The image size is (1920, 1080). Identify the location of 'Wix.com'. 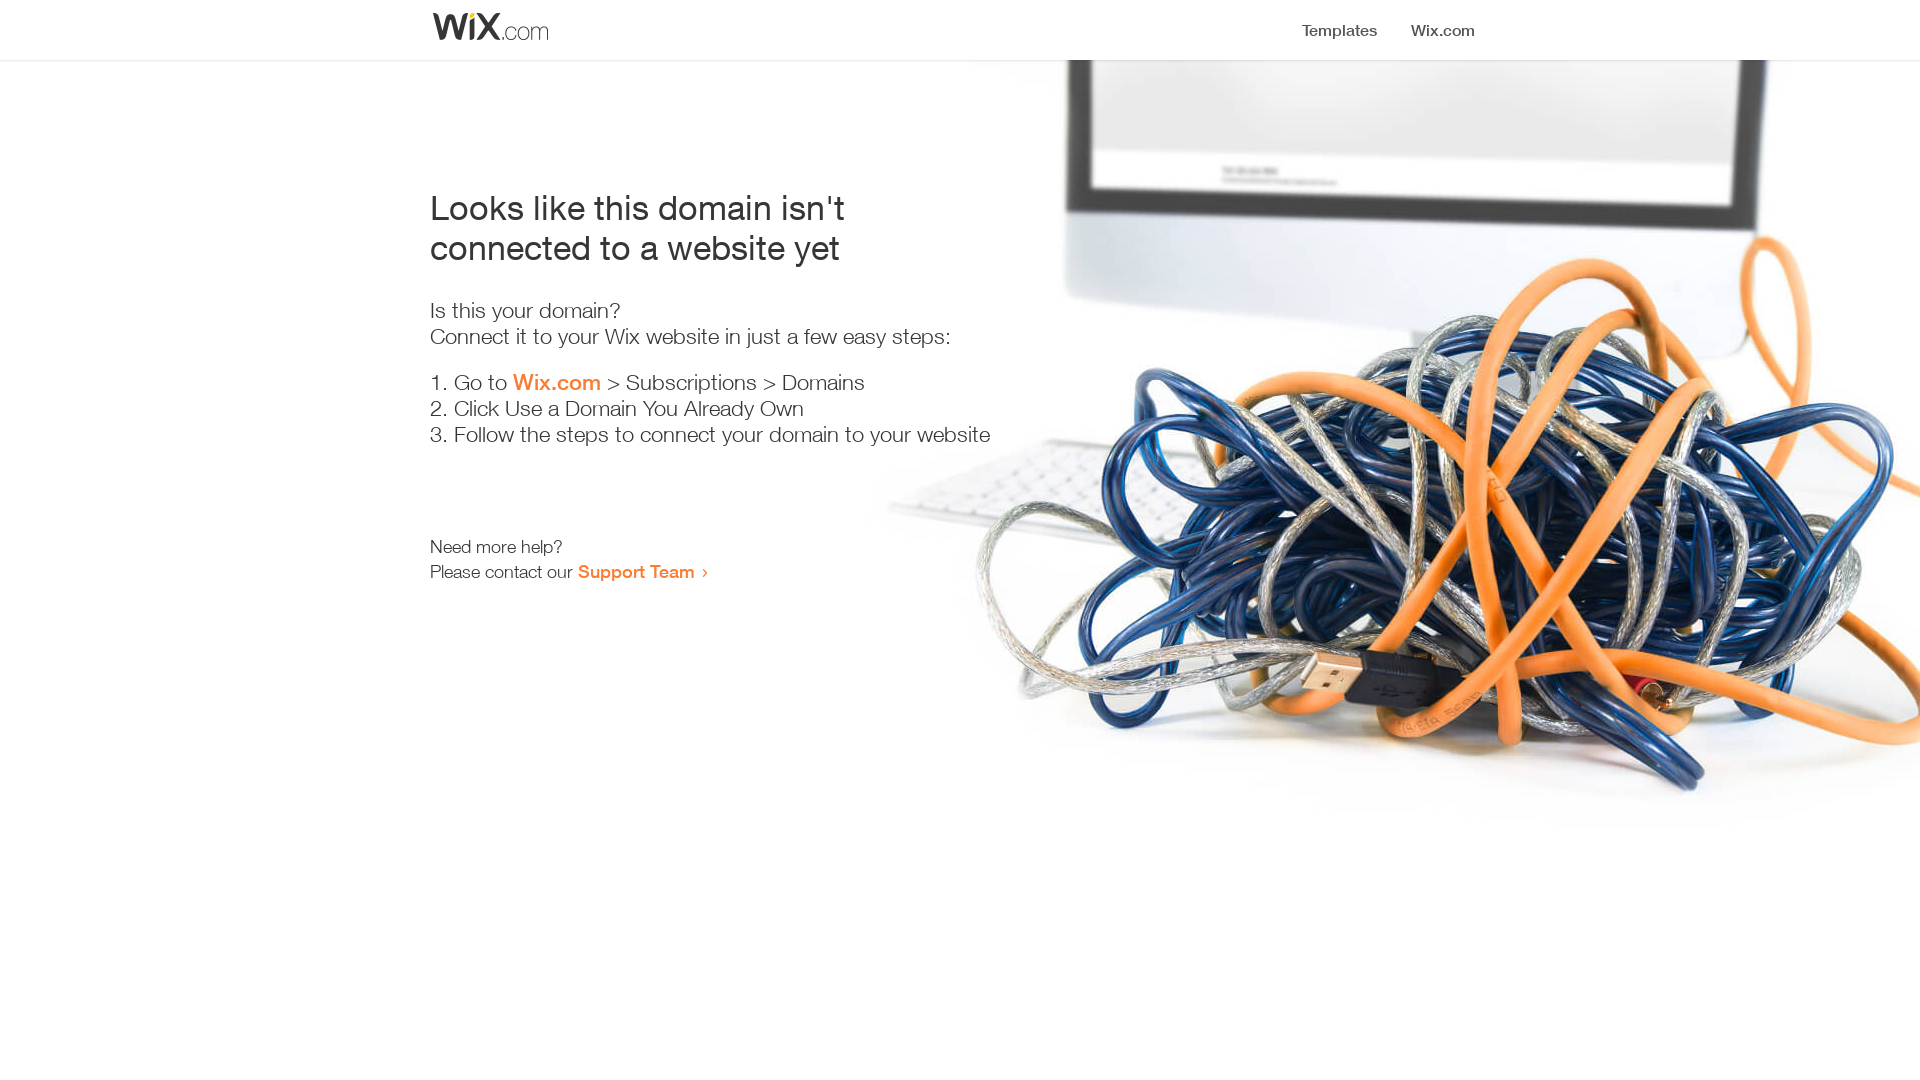
(513, 381).